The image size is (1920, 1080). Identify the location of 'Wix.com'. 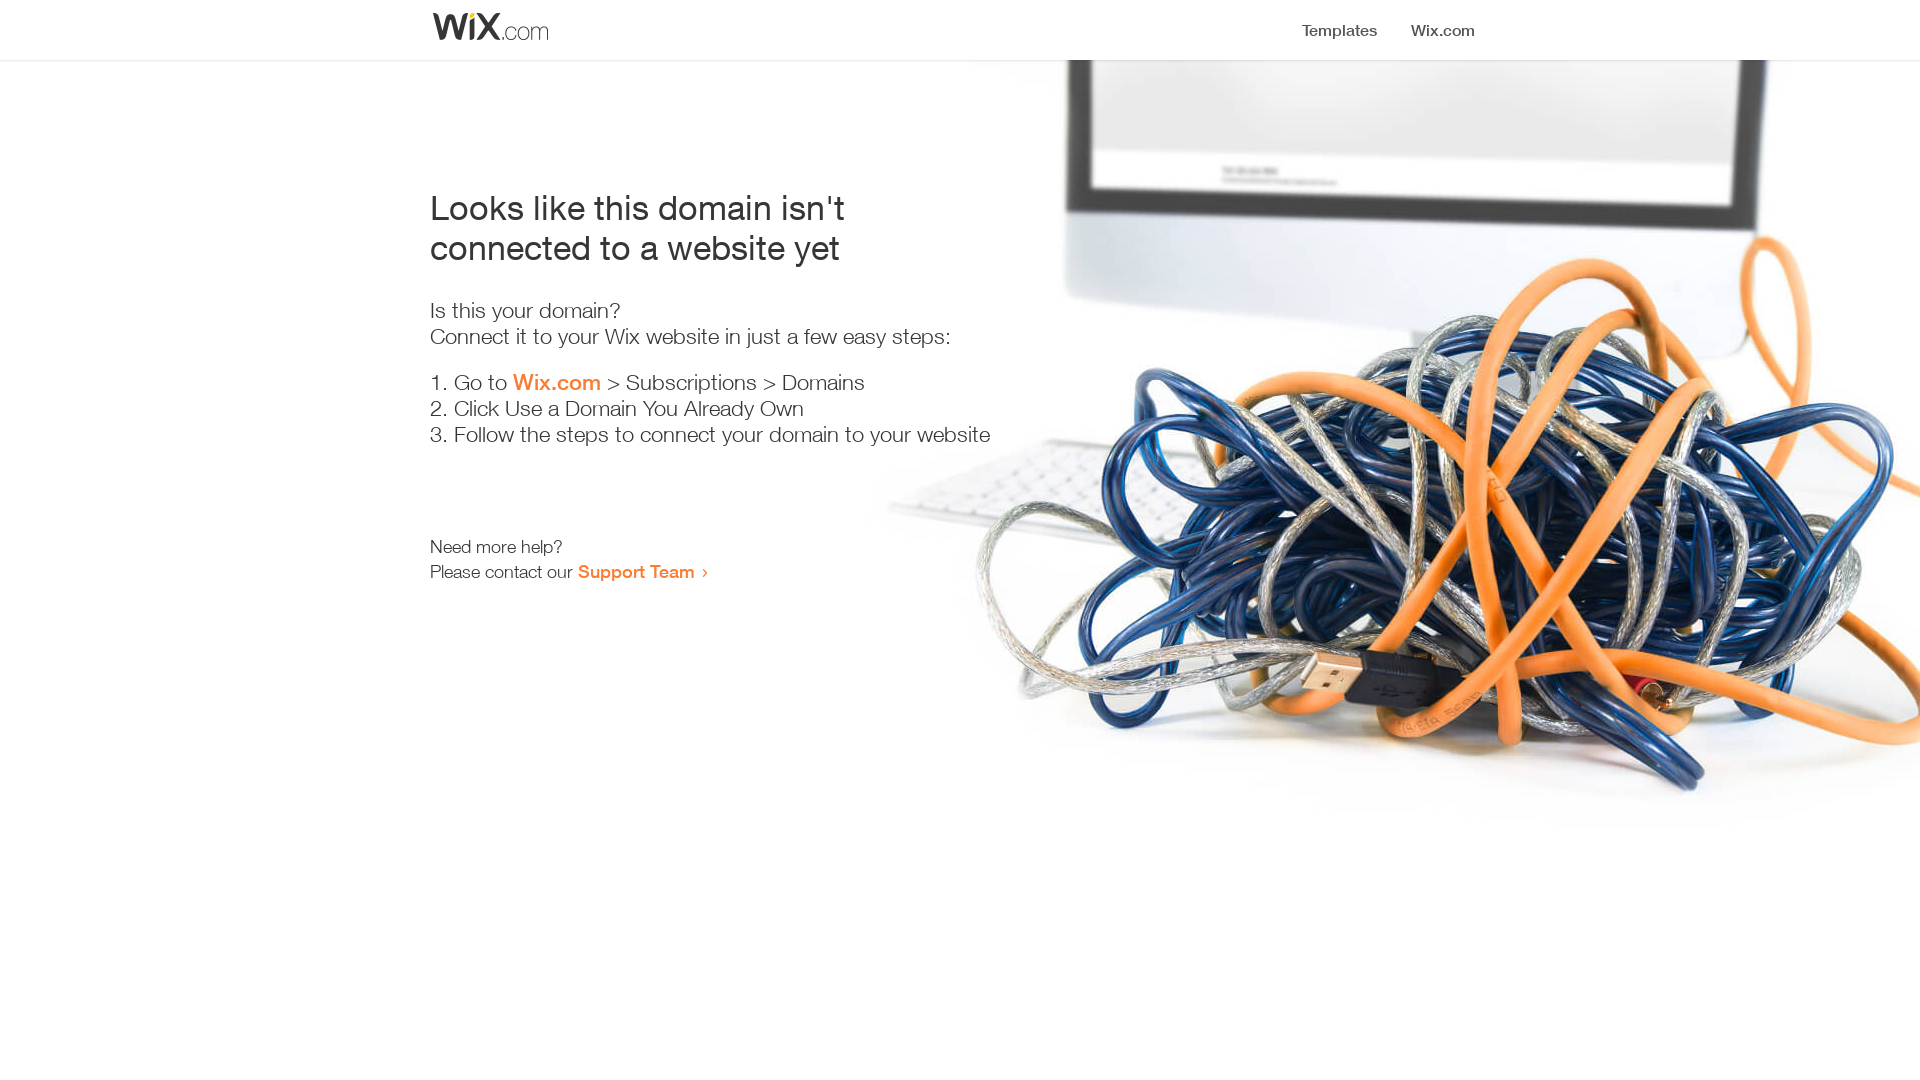
(513, 381).